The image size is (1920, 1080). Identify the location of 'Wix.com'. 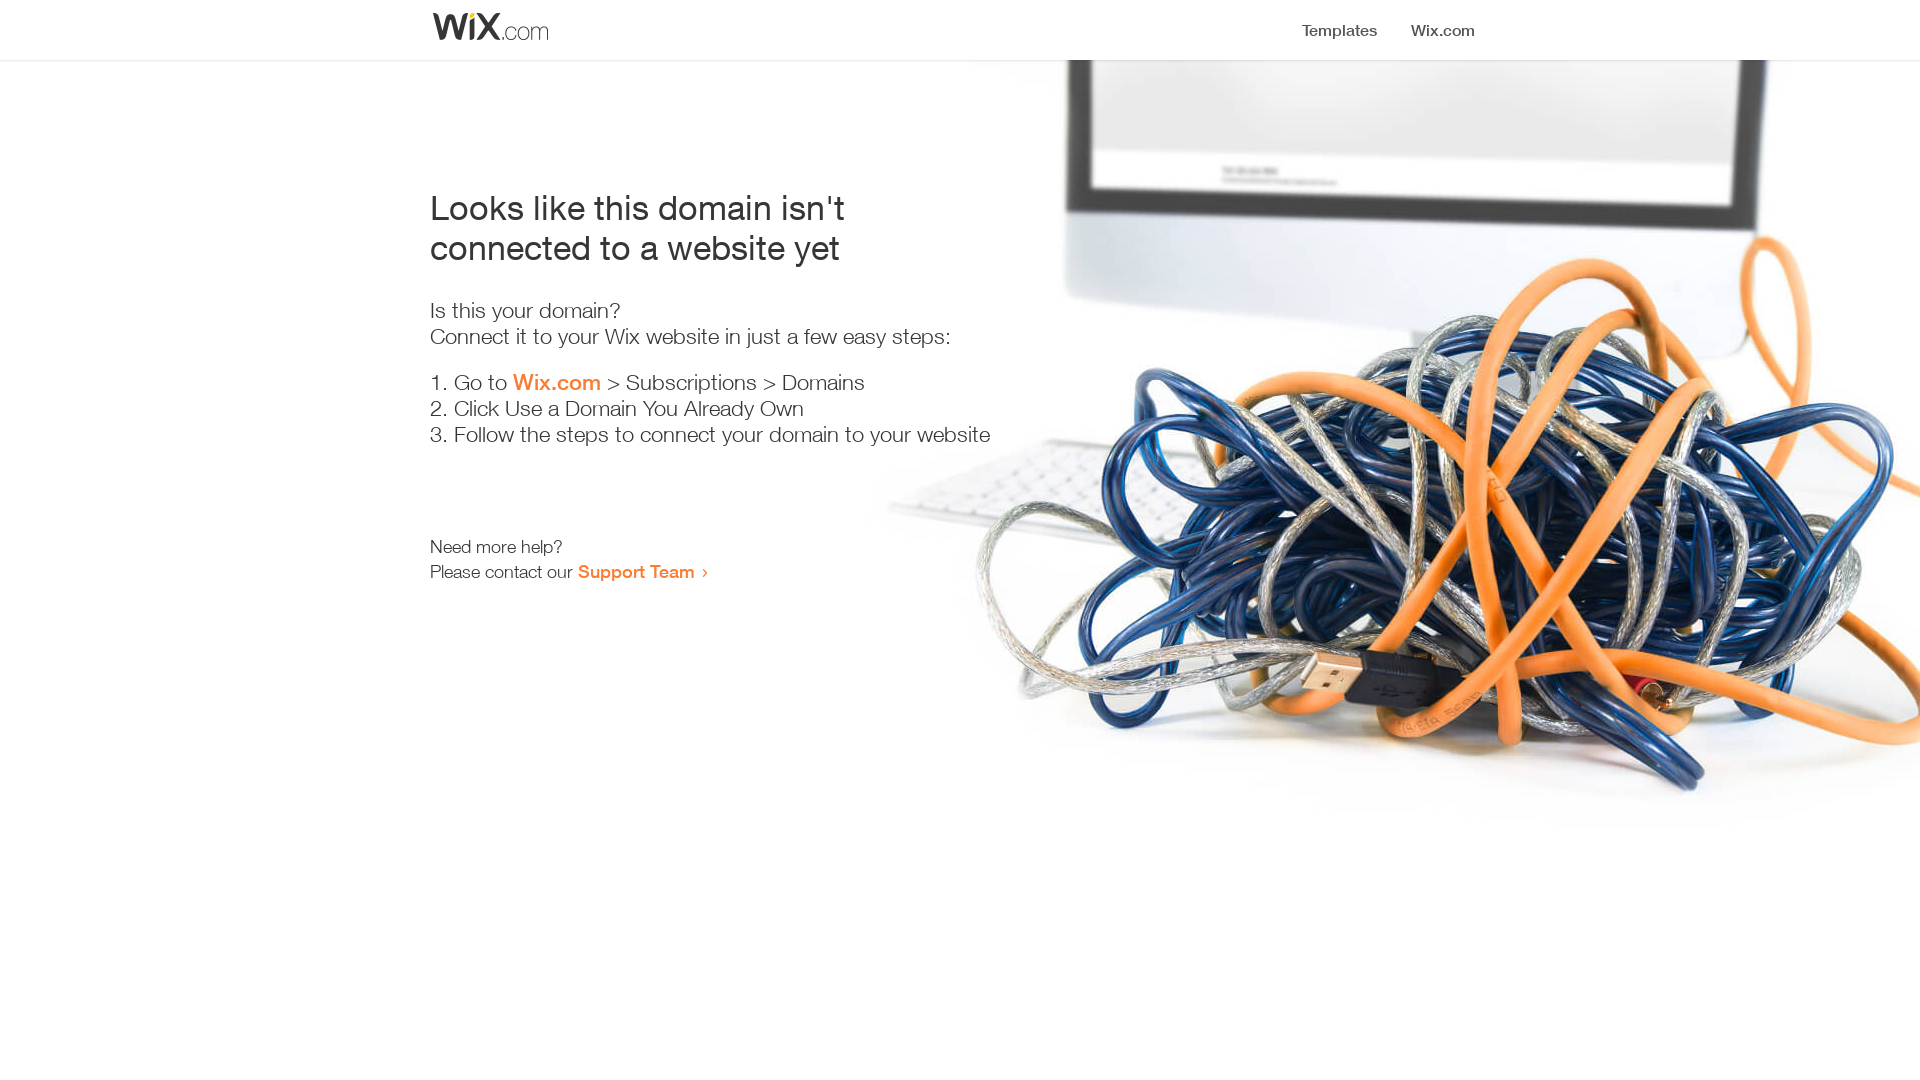
(513, 381).